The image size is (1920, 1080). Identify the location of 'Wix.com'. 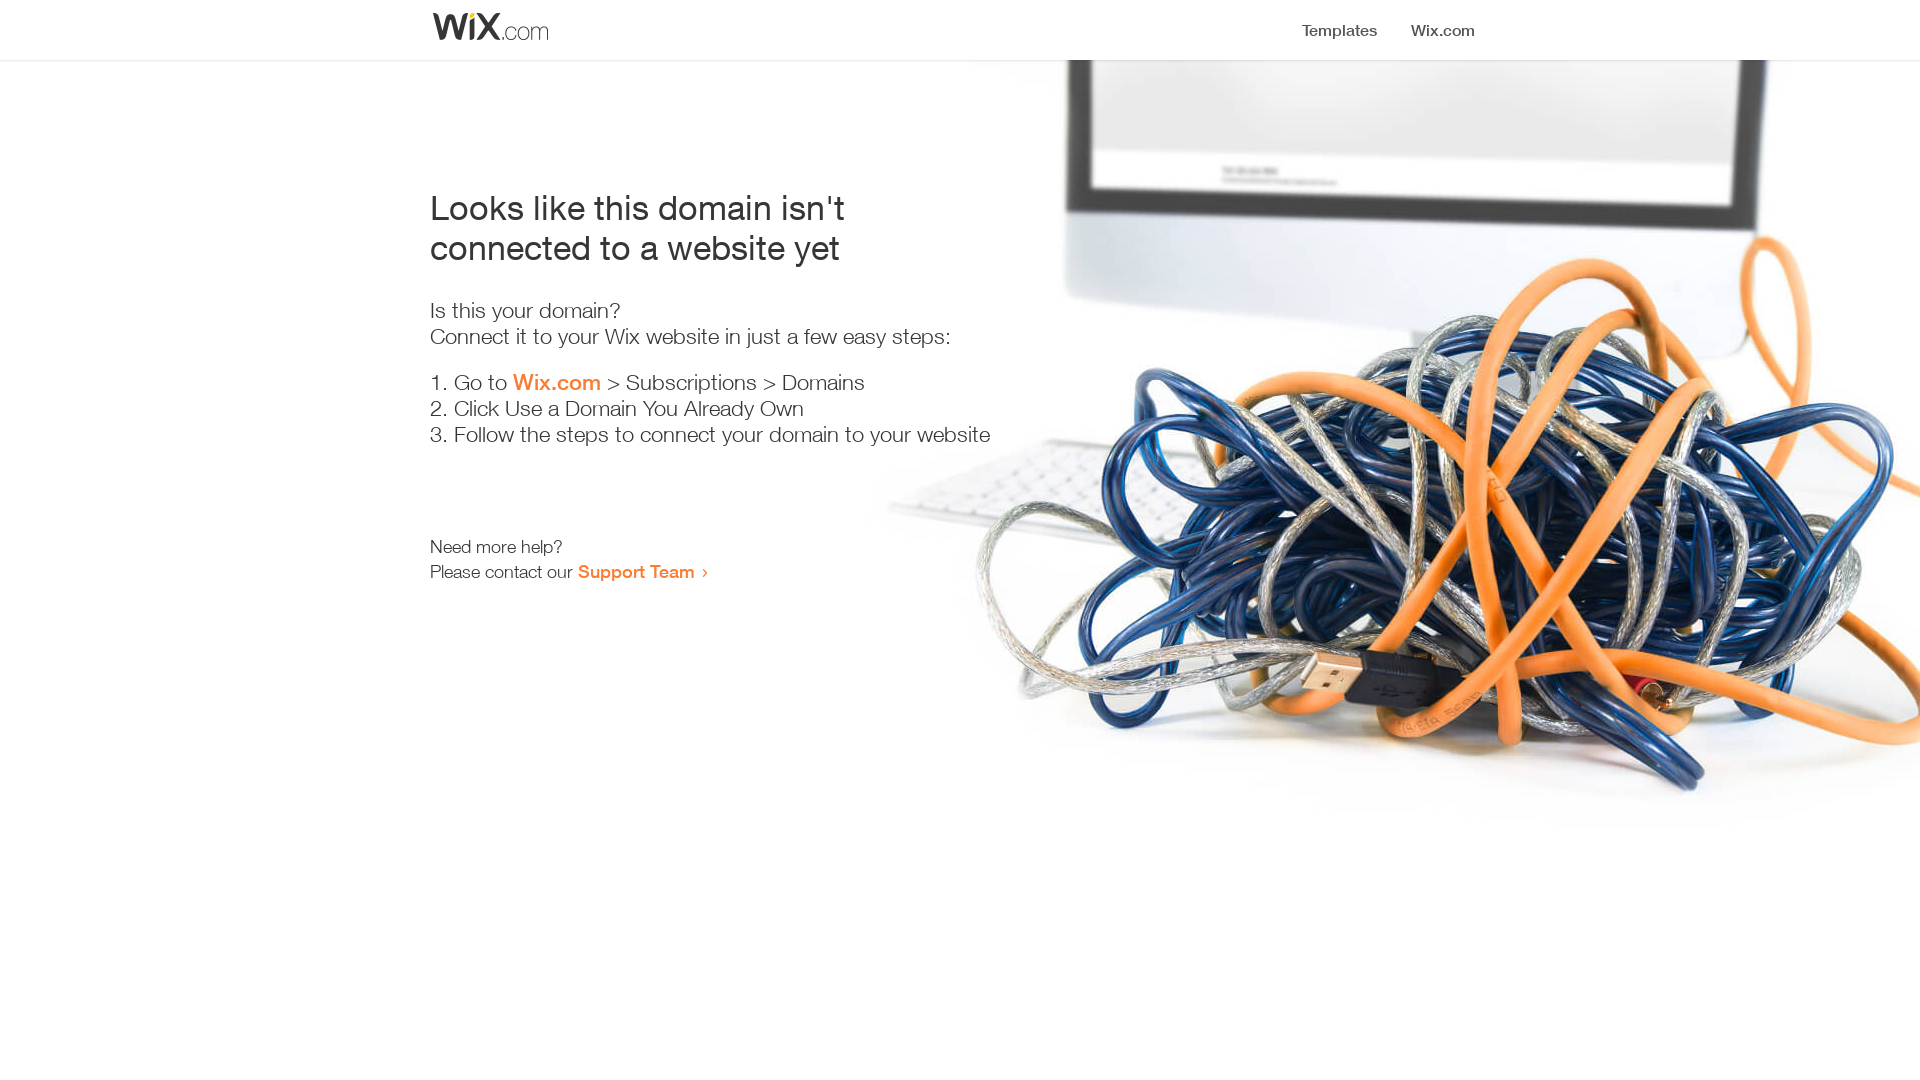
(513, 381).